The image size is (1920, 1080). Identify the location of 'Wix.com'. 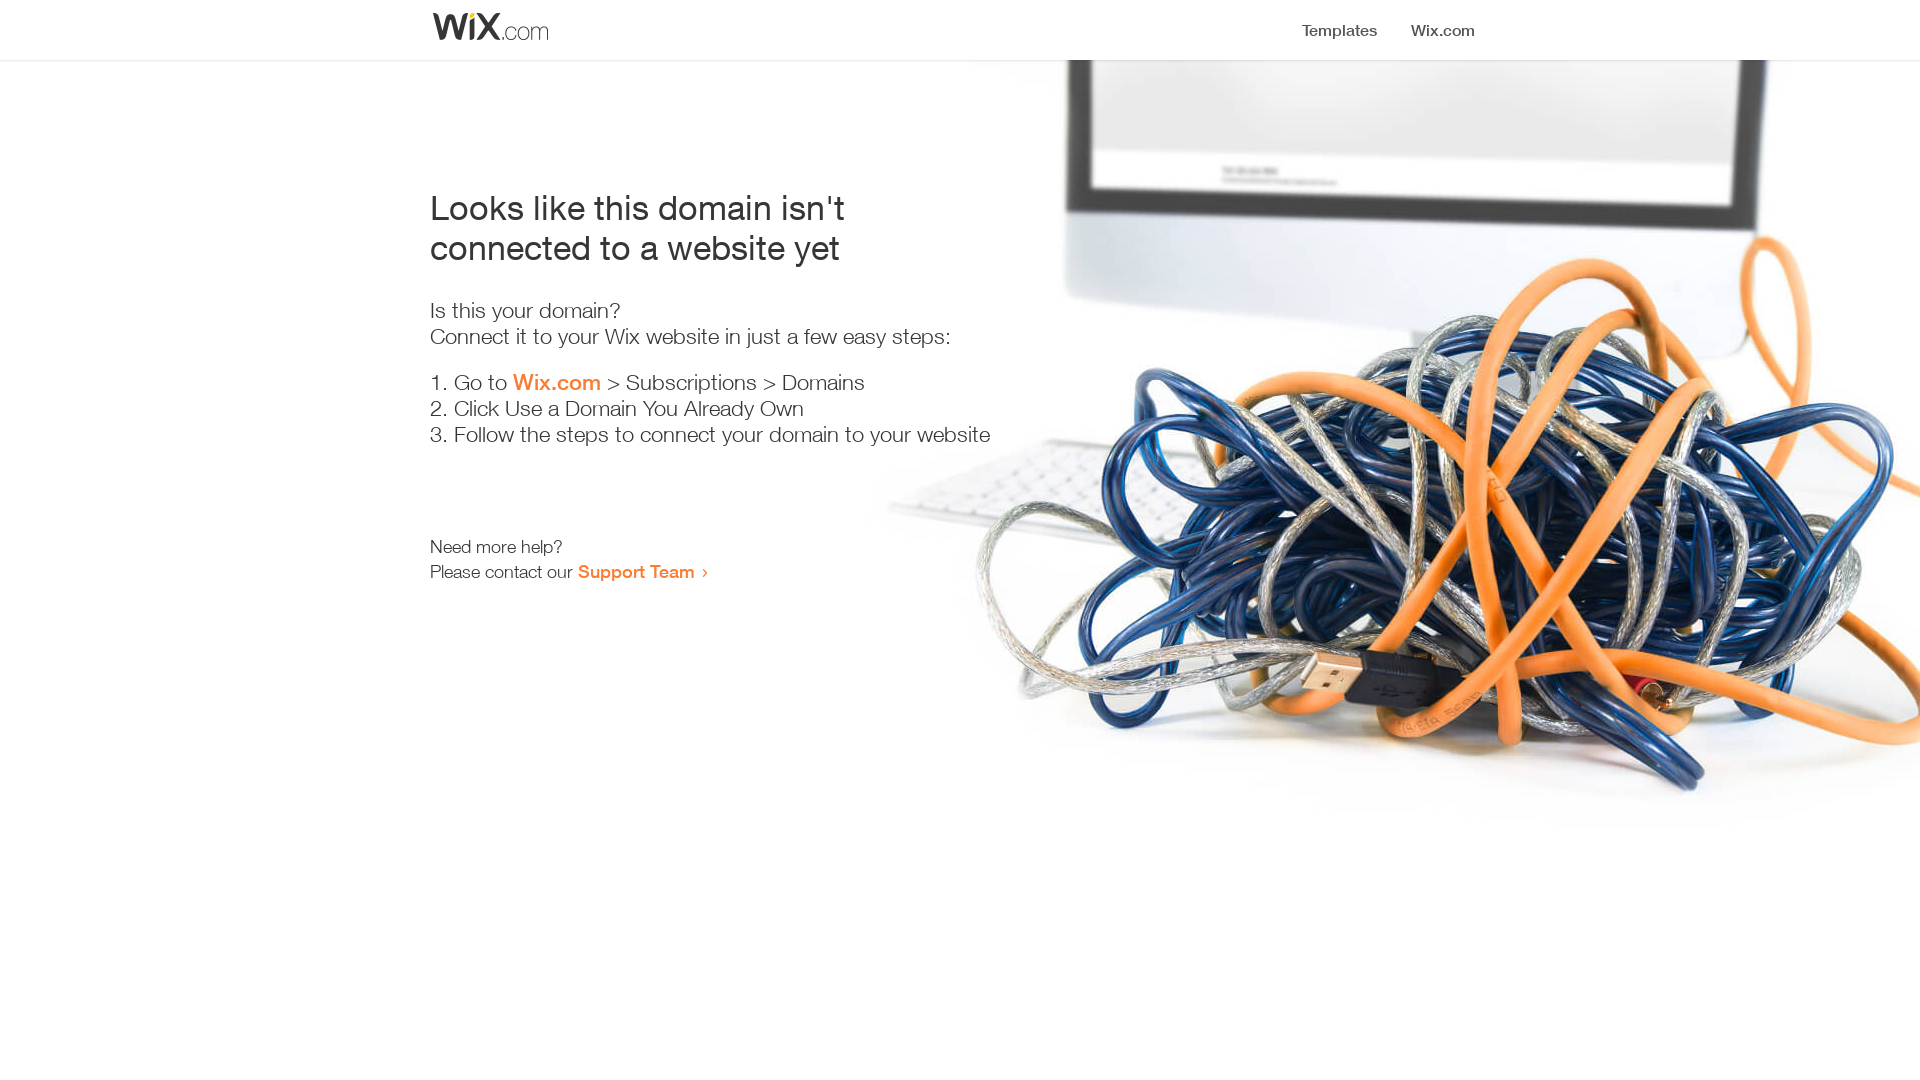
(513, 381).